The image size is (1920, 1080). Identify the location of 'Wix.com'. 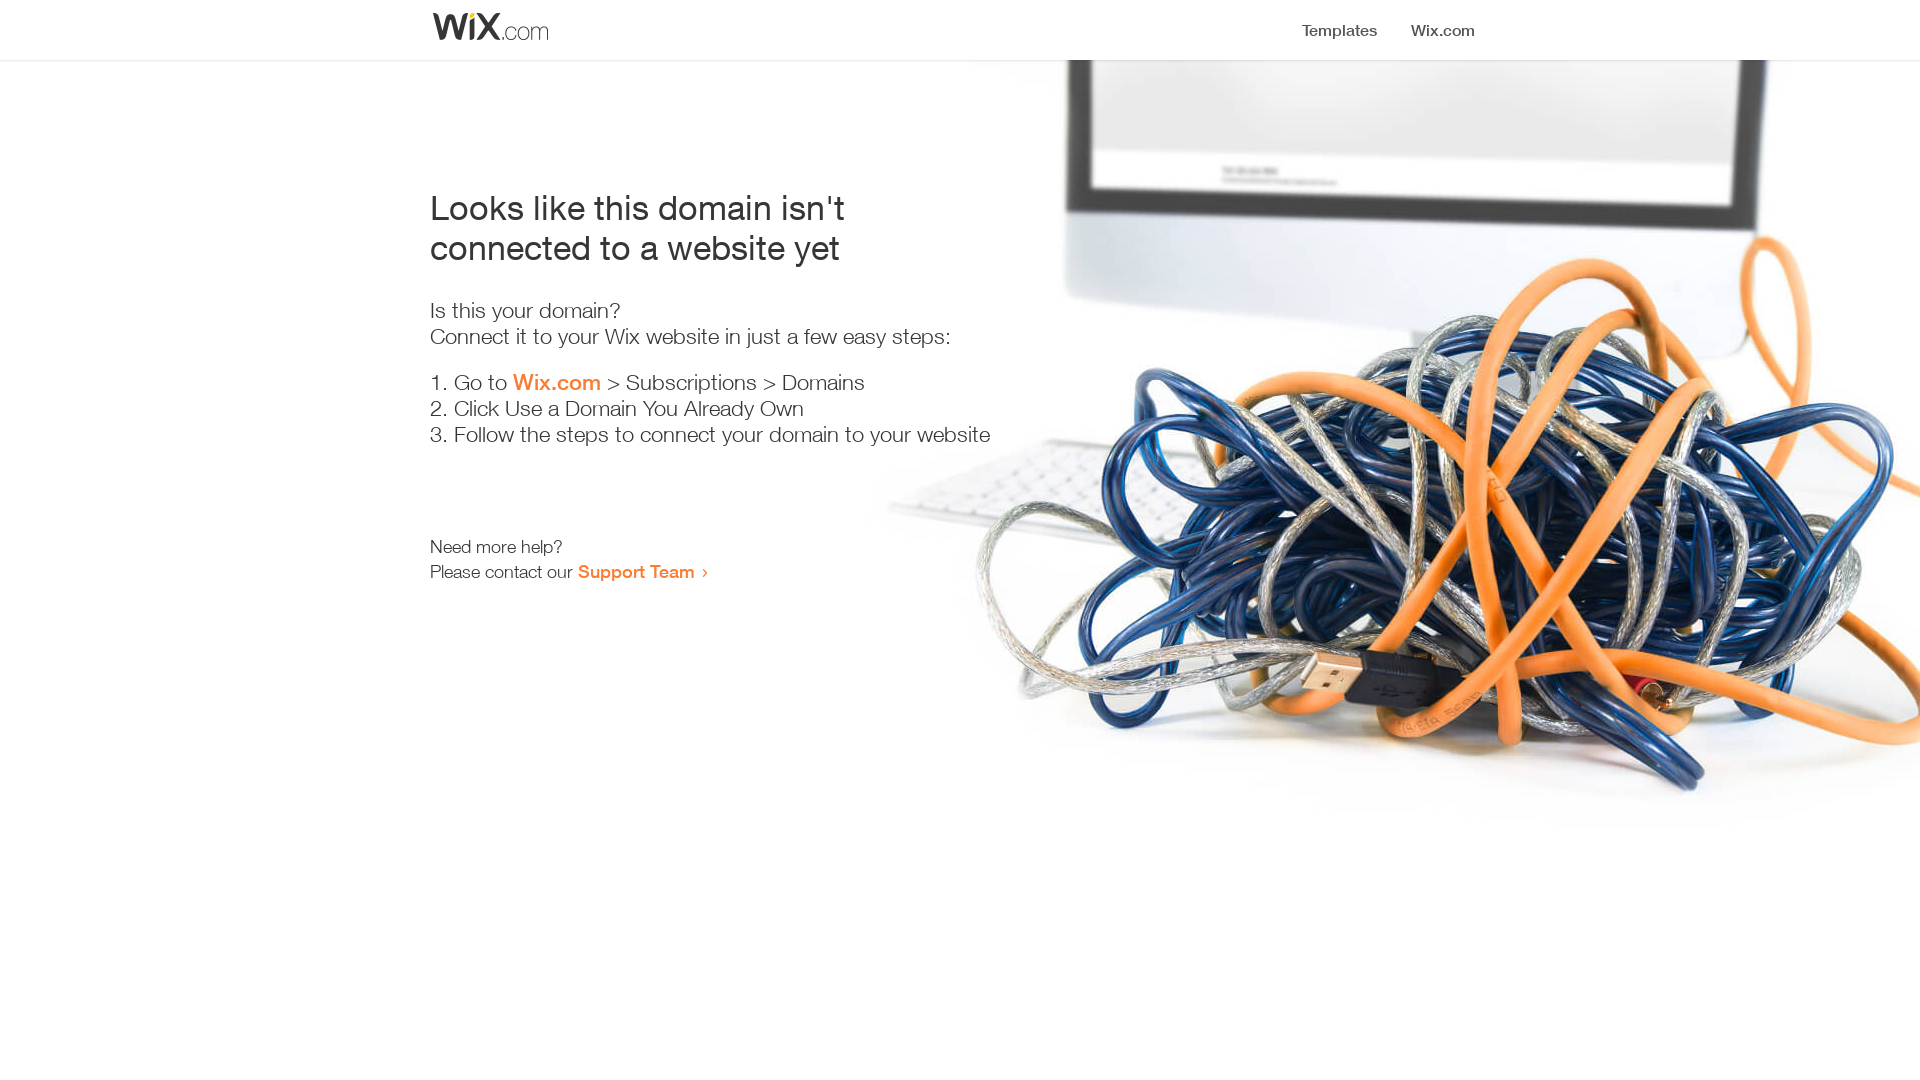
(513, 381).